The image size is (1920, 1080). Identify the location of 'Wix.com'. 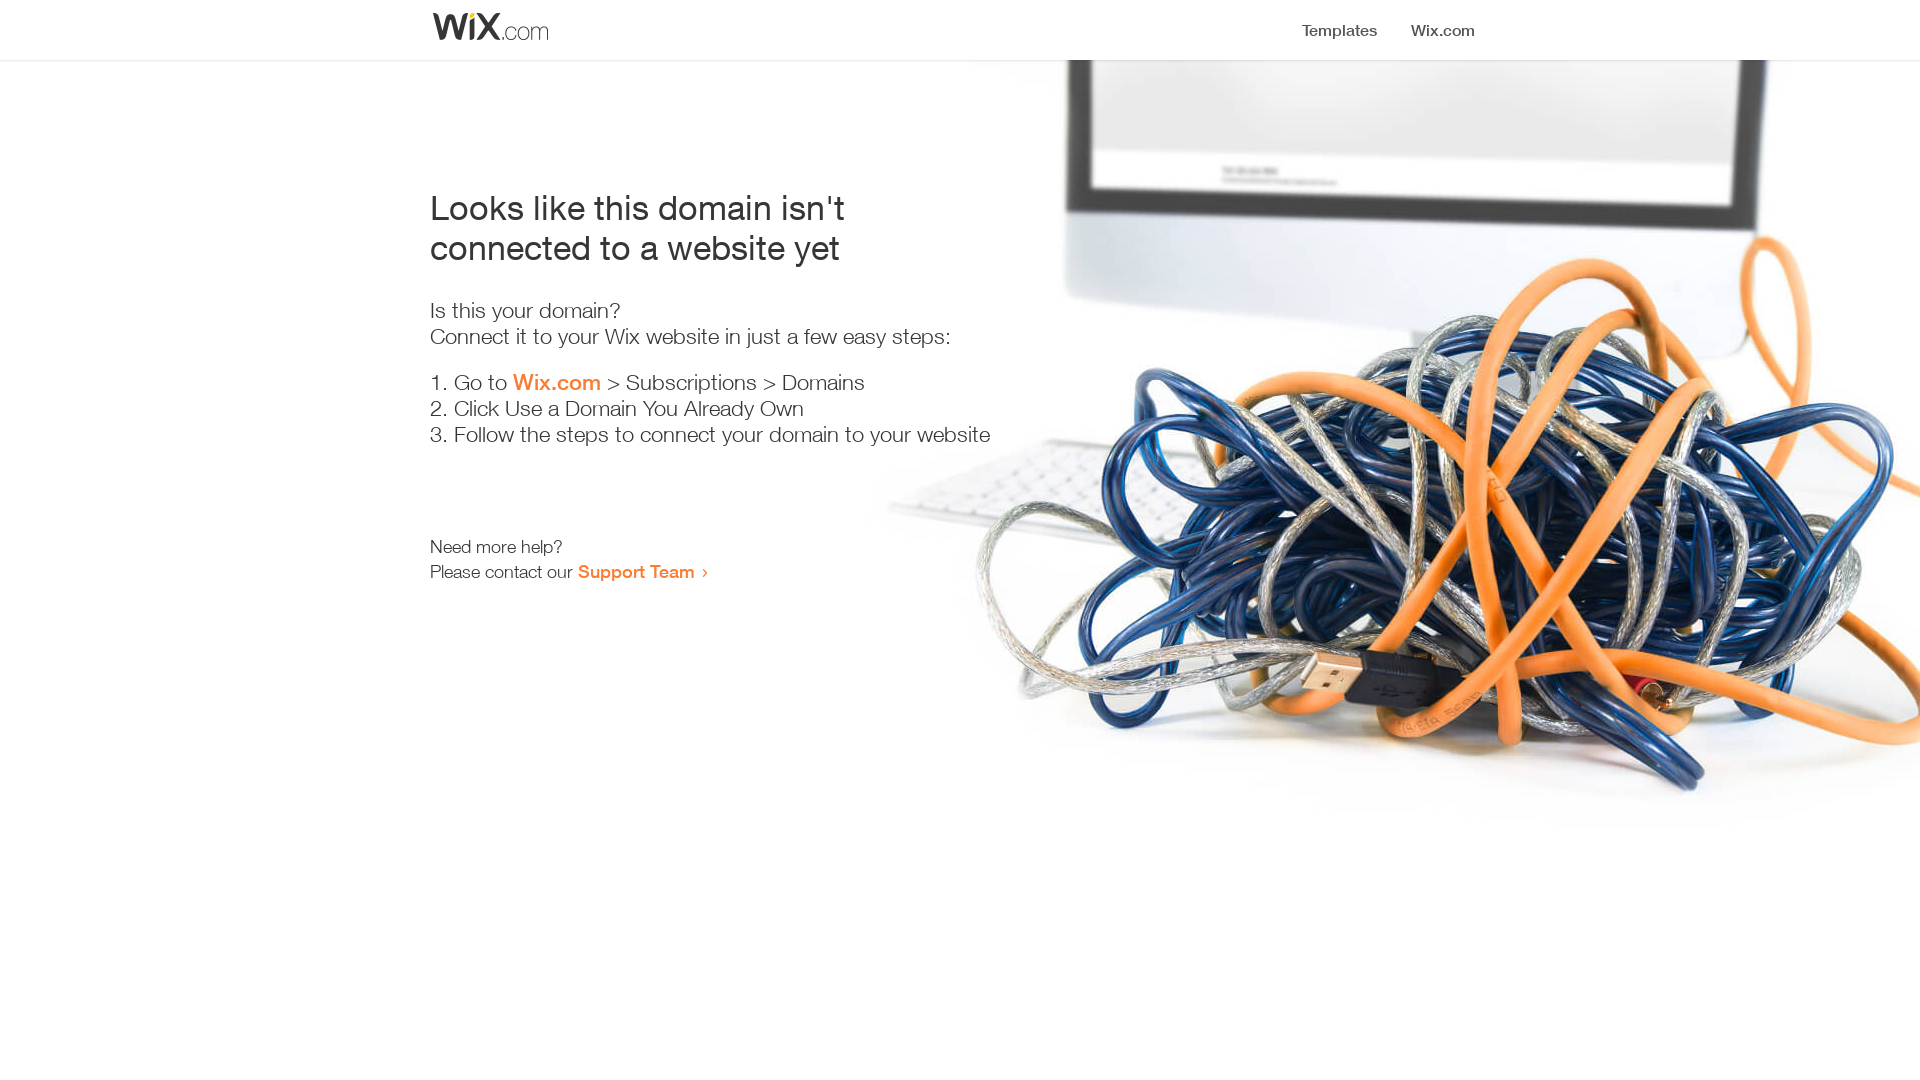
(513, 381).